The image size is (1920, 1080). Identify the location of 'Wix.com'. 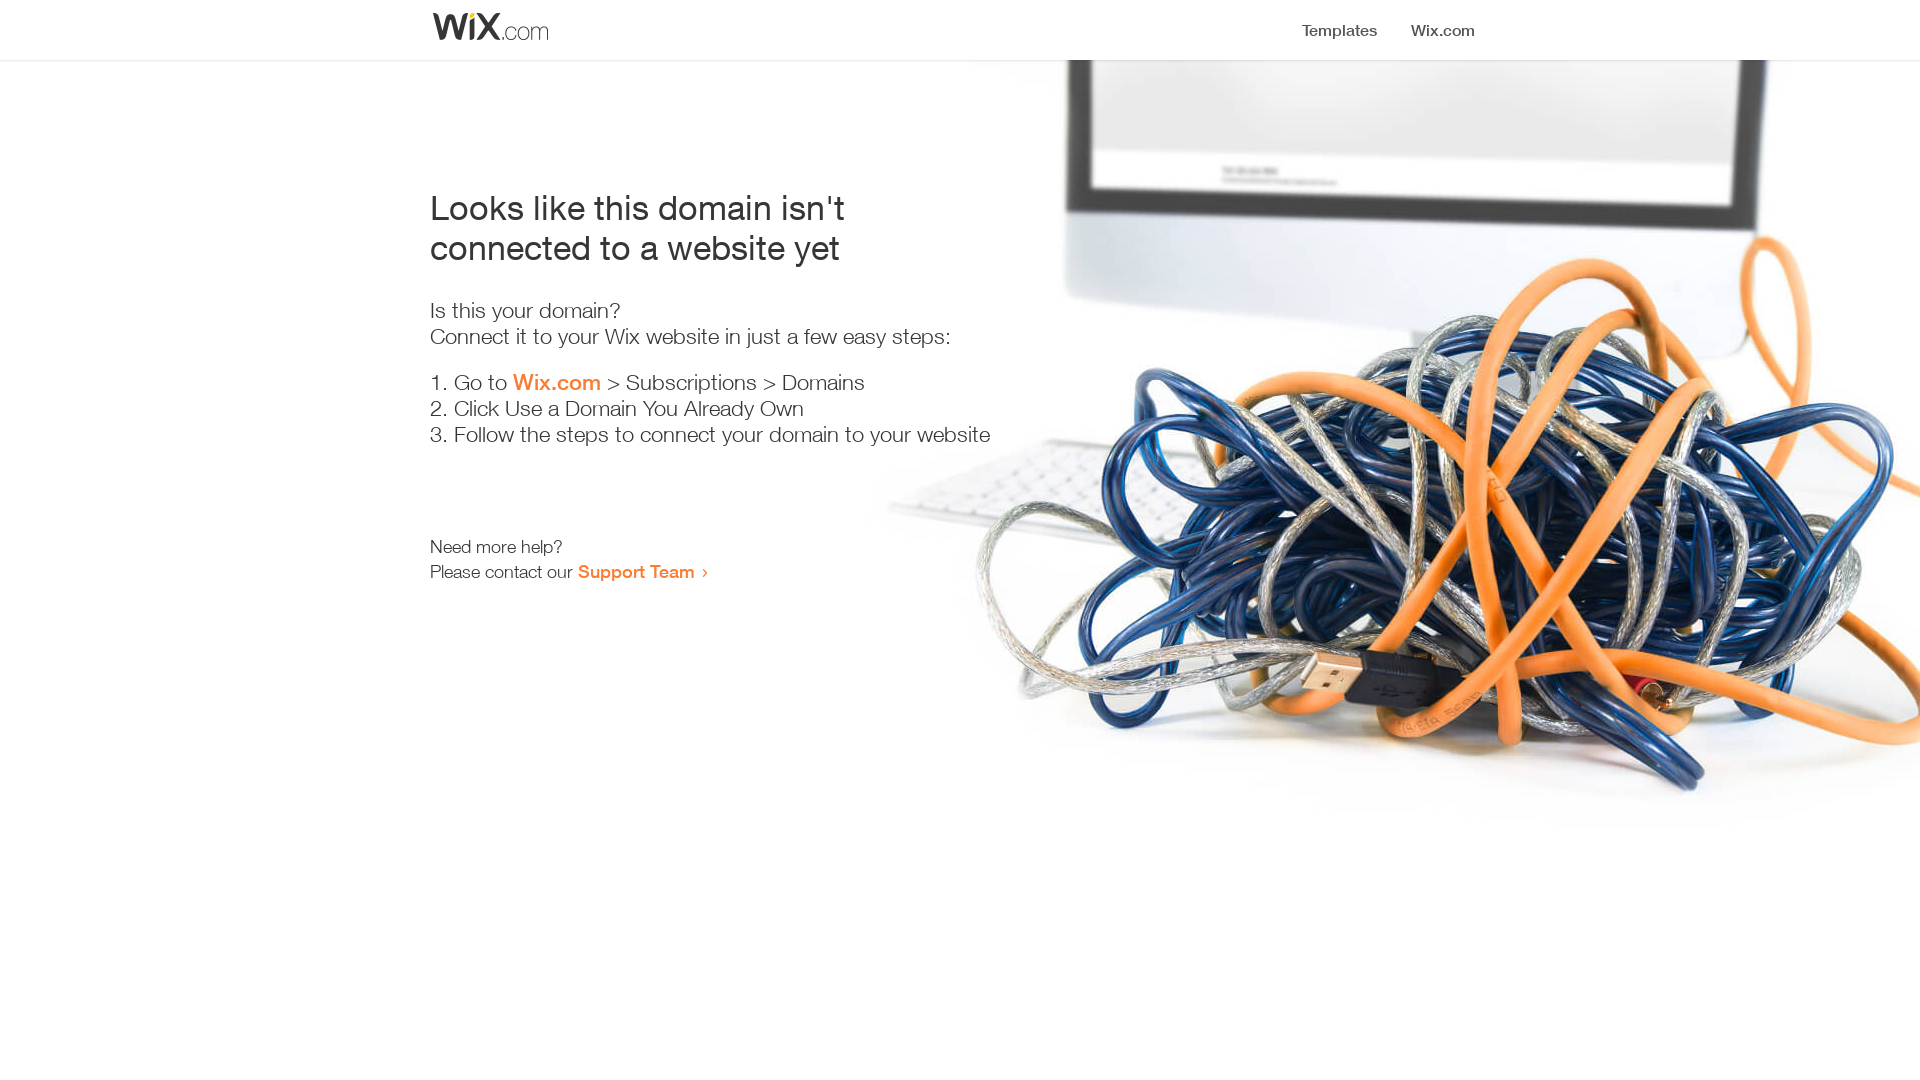
(513, 381).